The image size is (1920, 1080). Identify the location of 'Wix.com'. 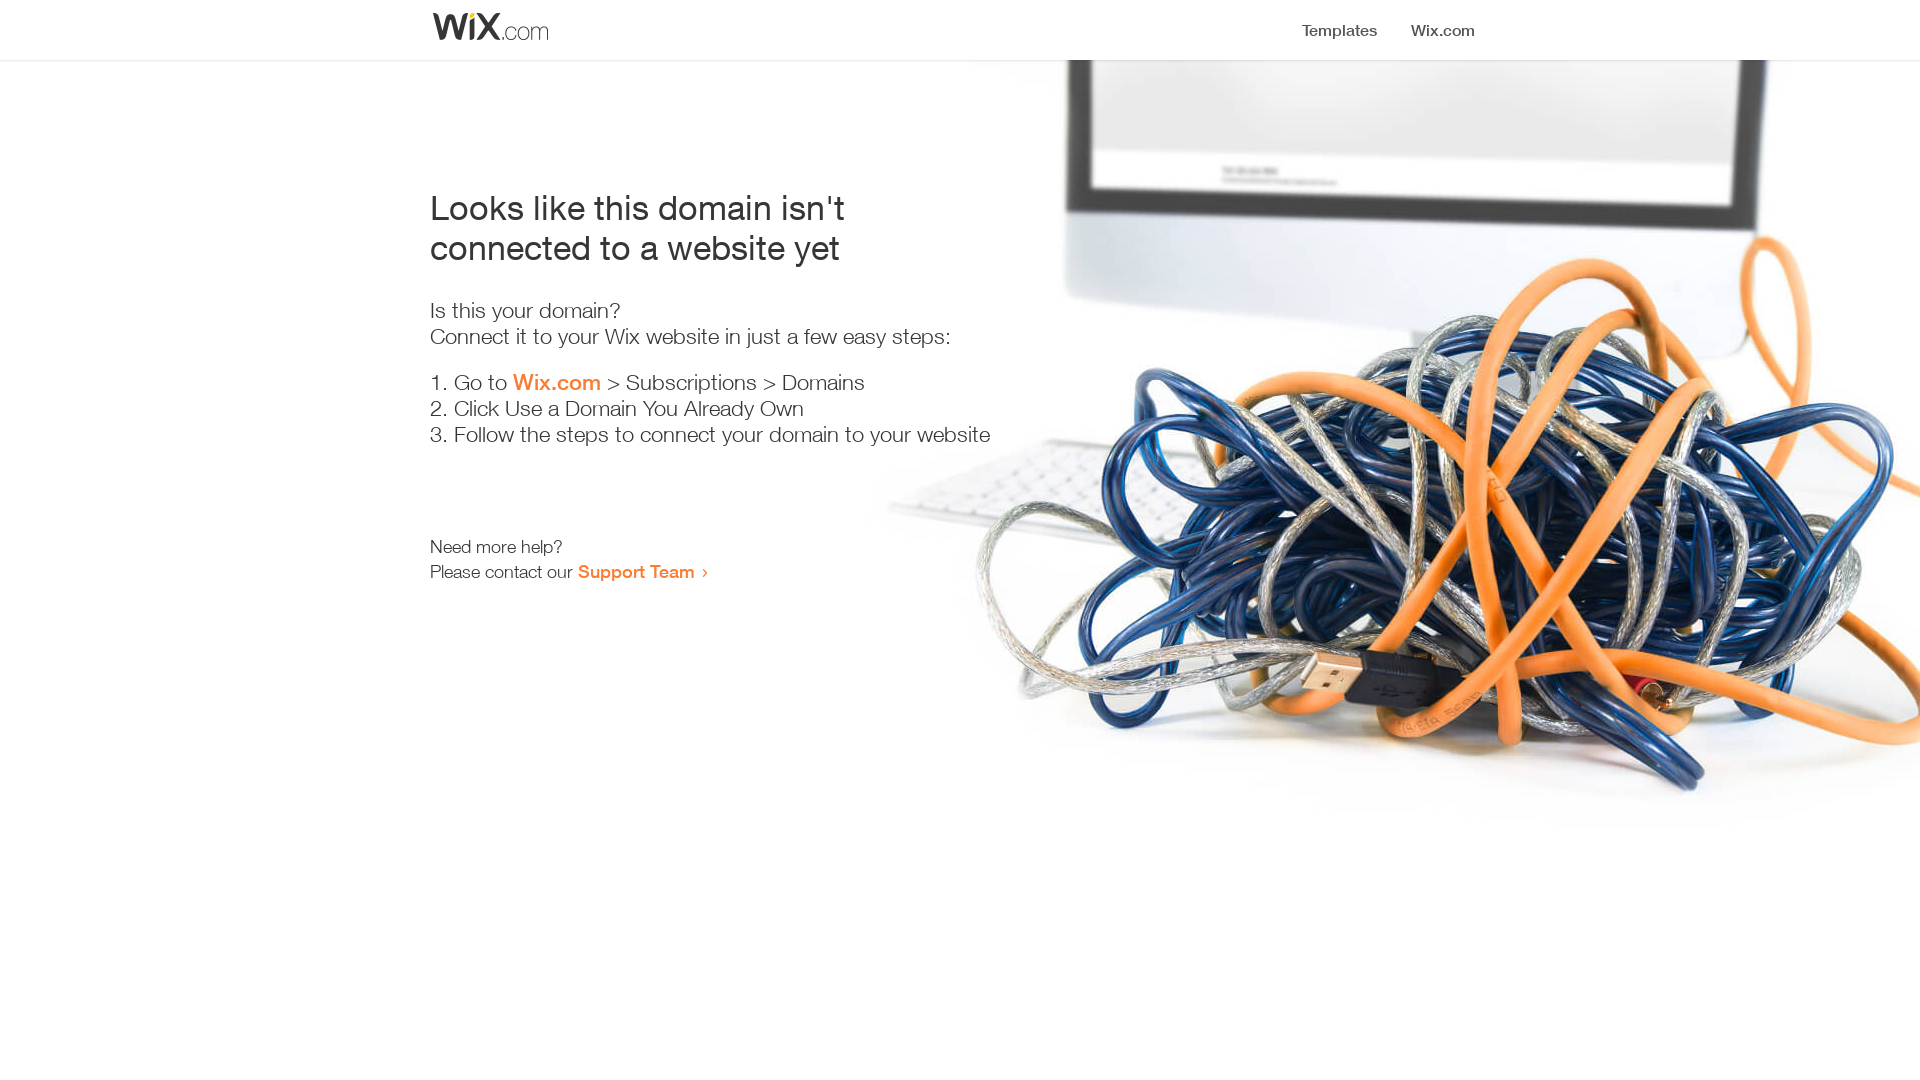
(513, 381).